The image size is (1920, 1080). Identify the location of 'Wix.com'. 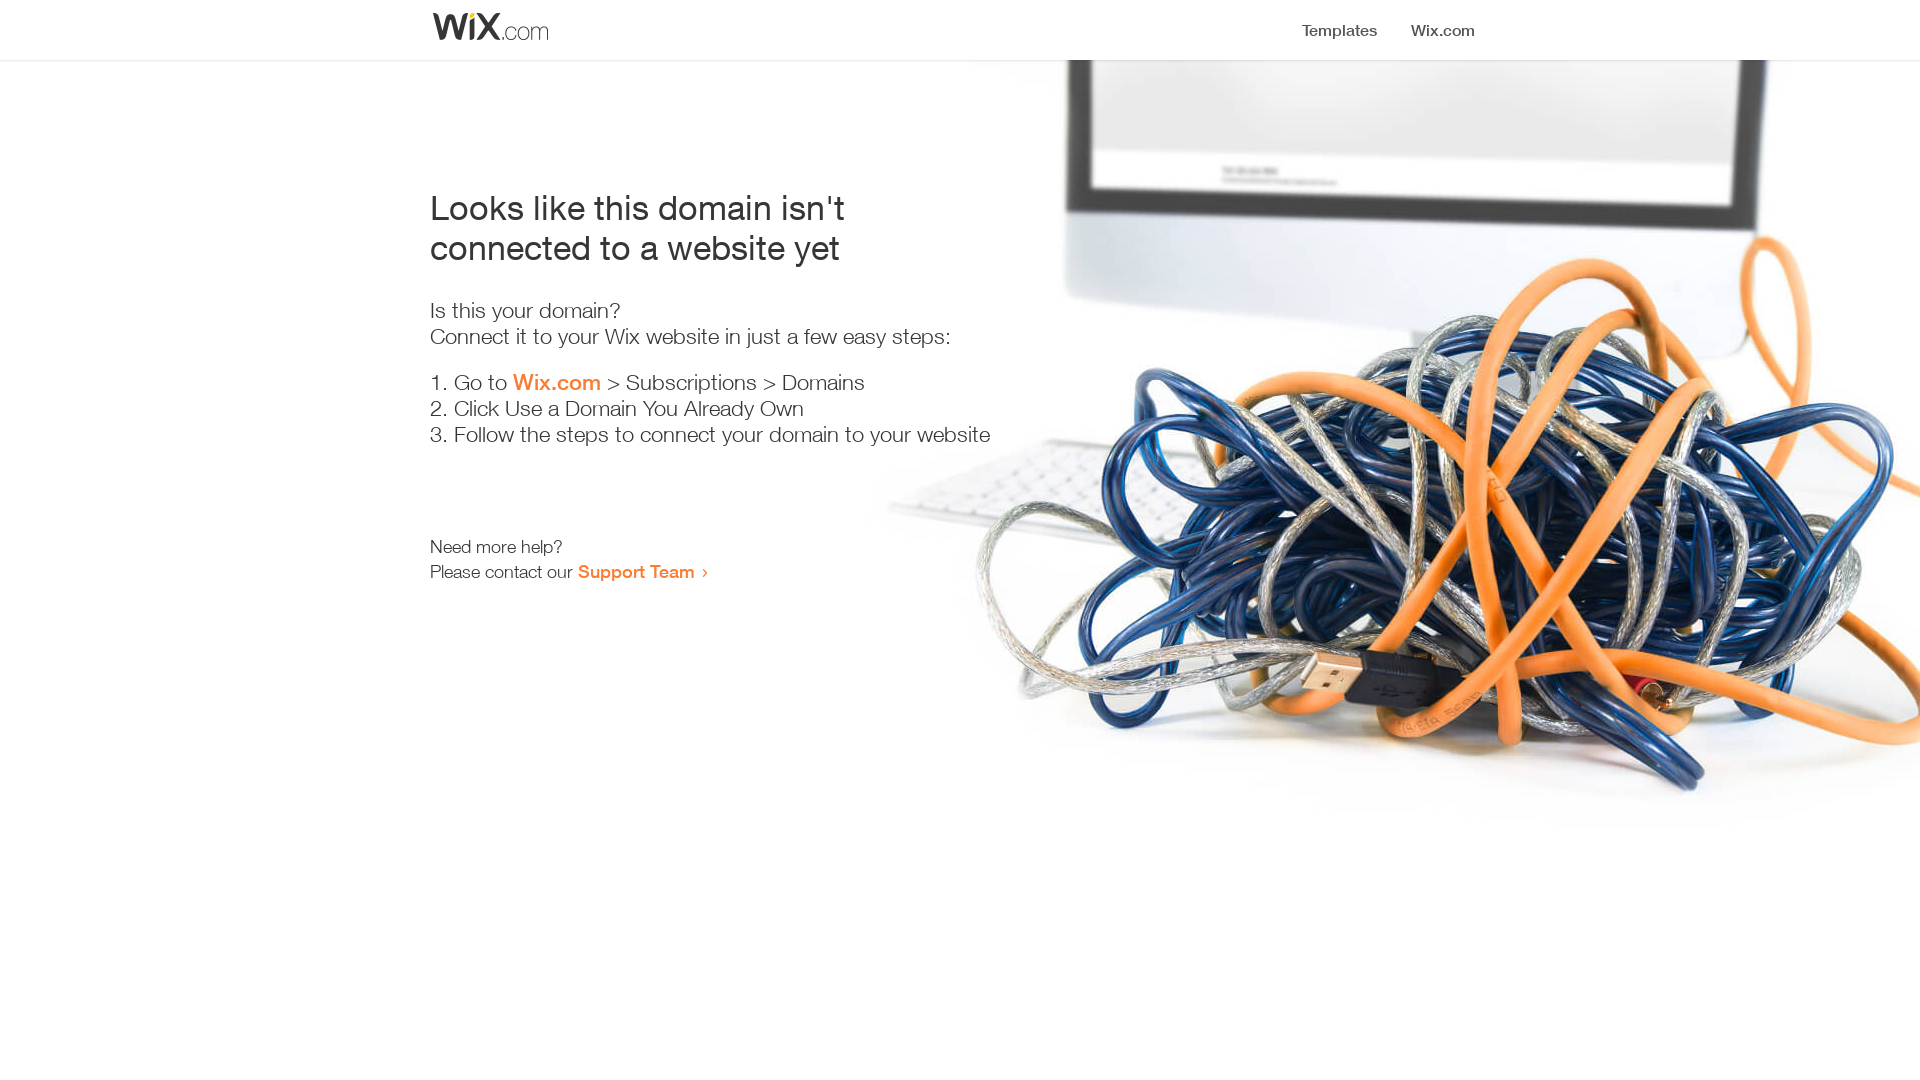
(513, 381).